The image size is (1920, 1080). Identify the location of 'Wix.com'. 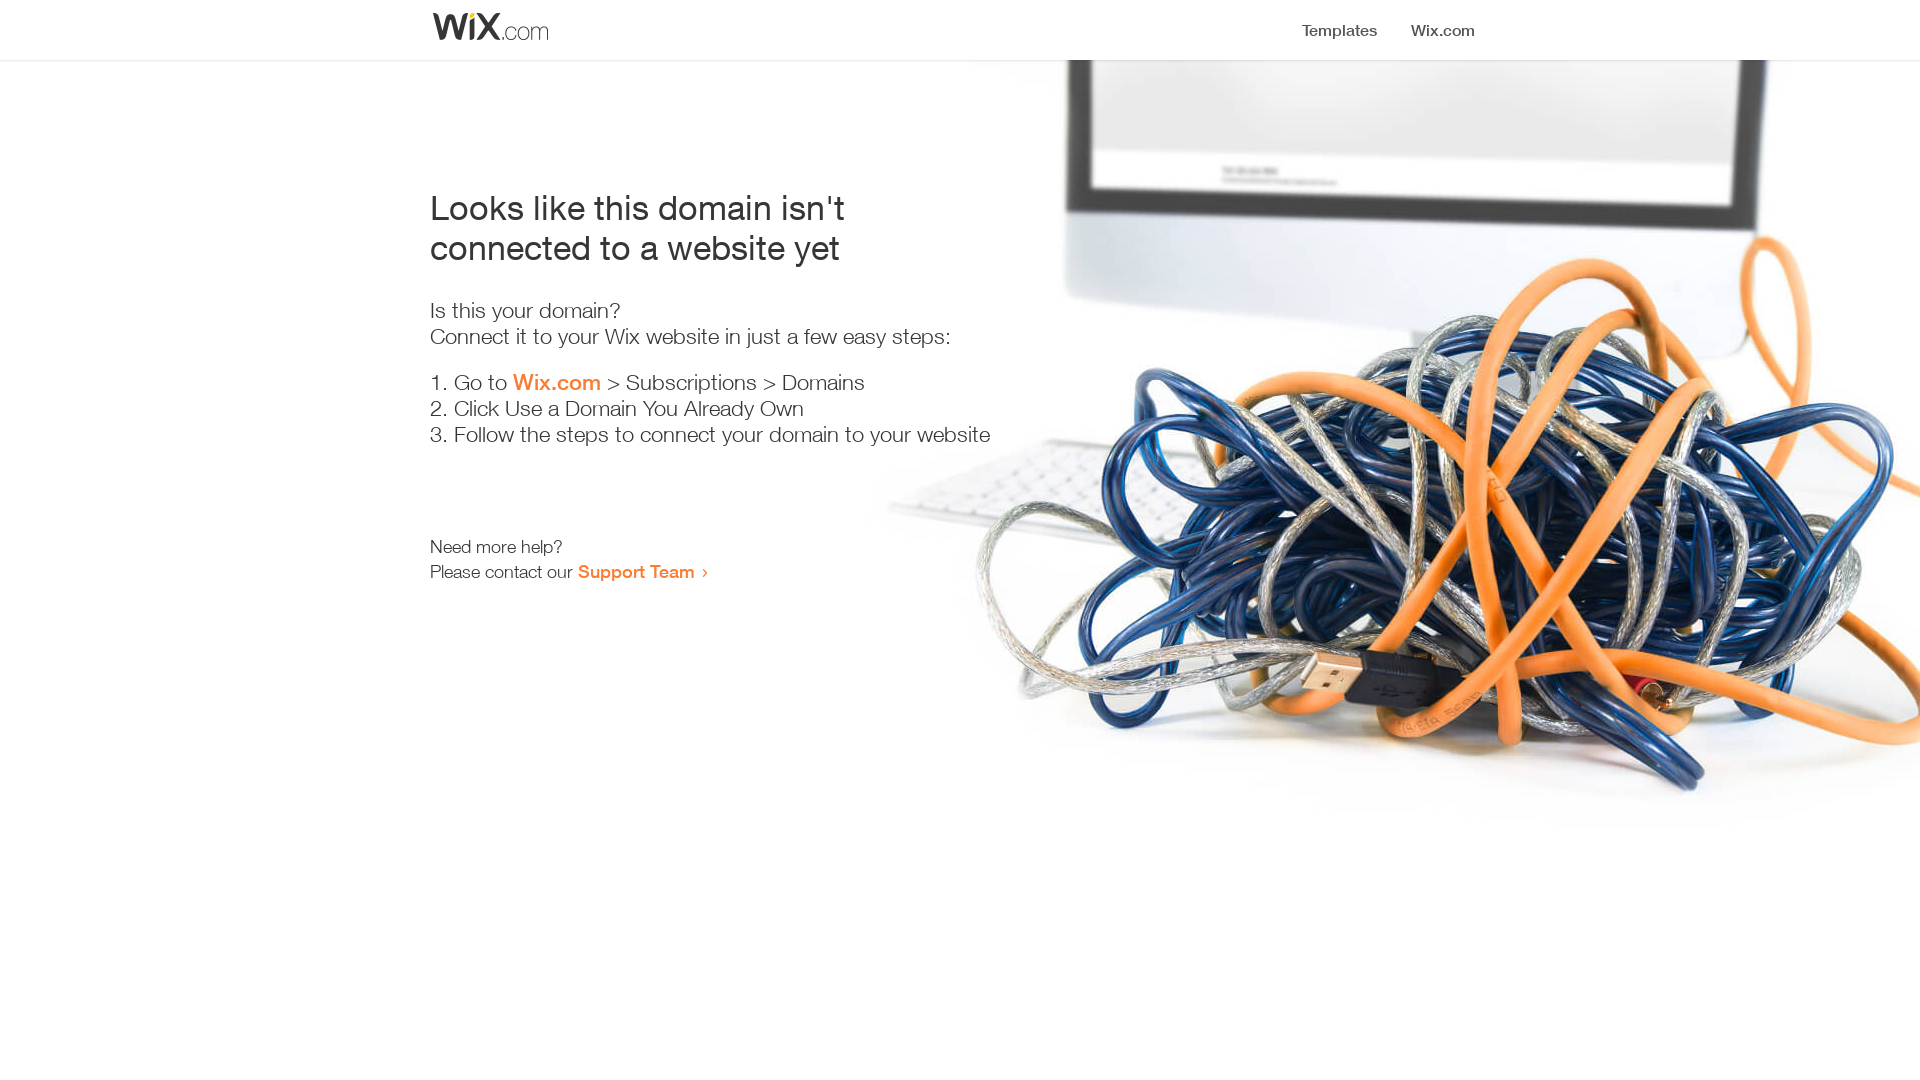
(513, 381).